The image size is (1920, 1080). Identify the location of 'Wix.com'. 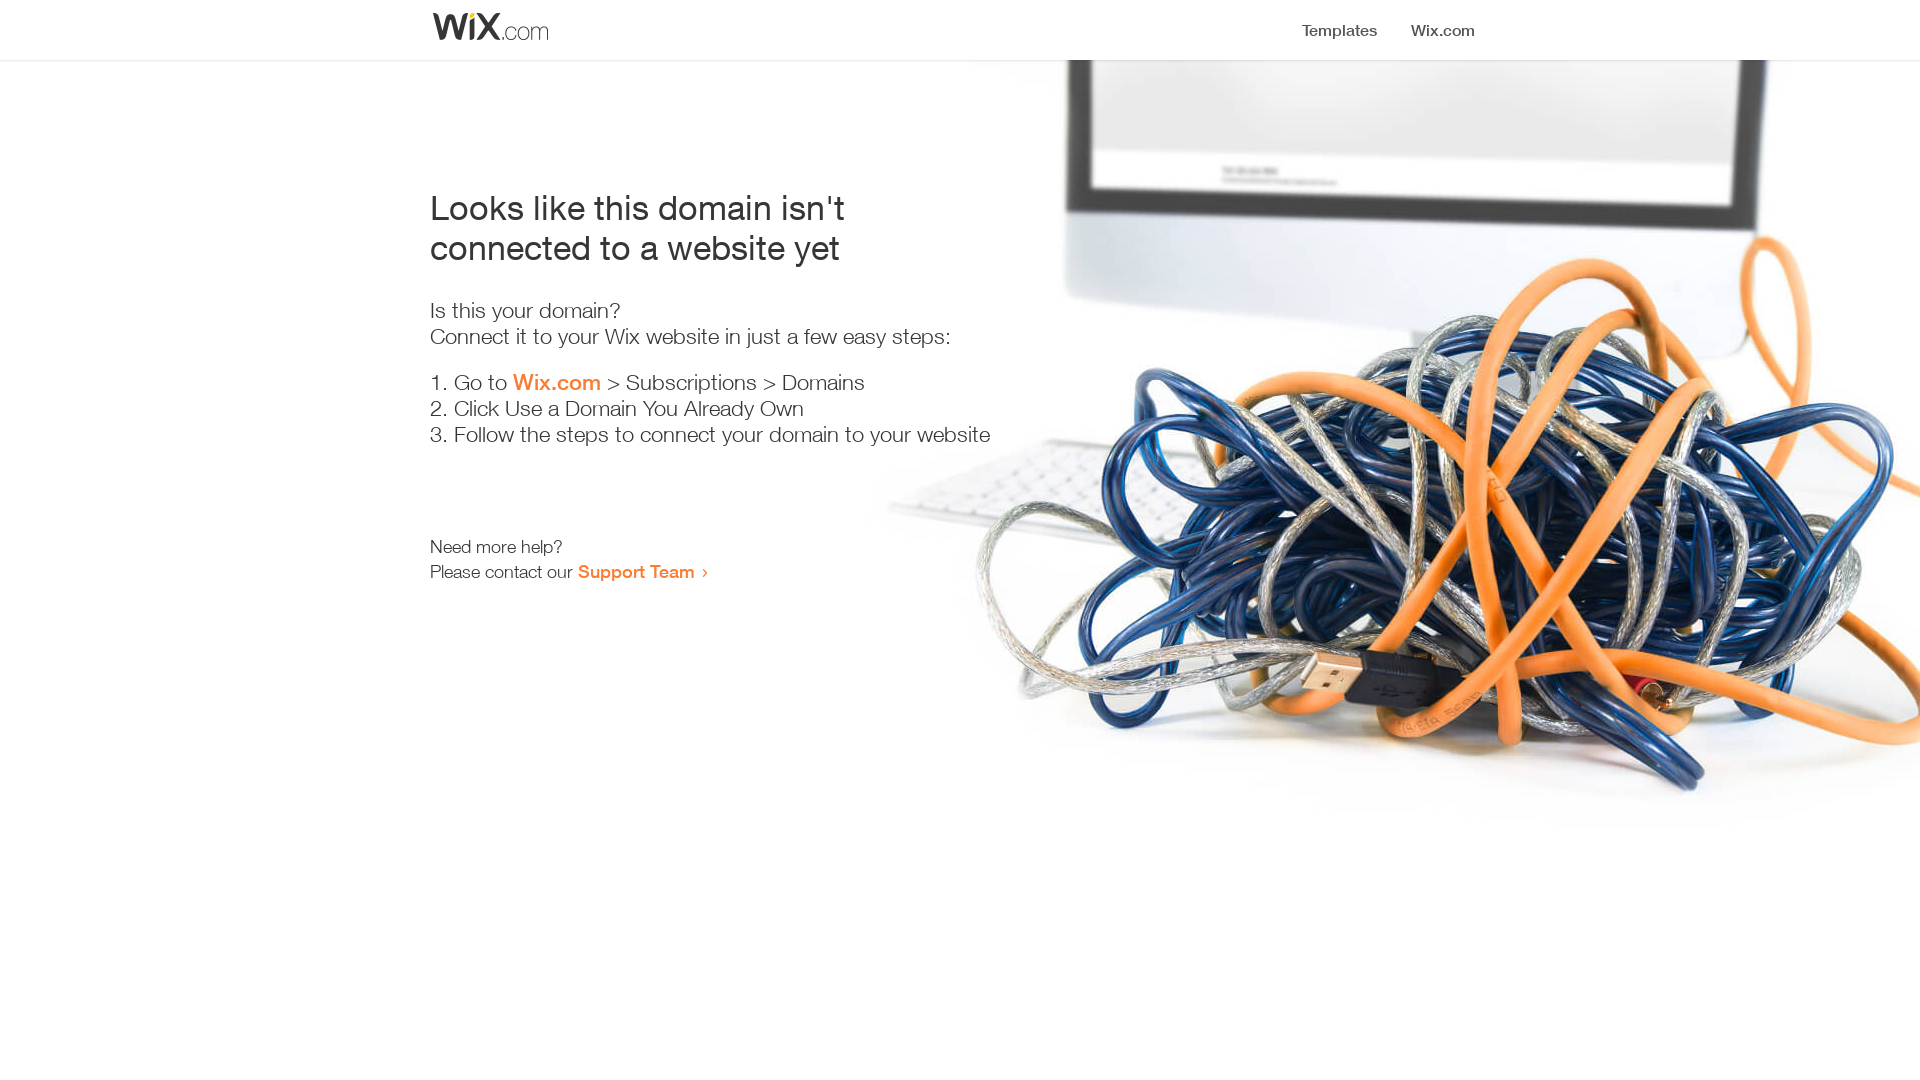
(513, 381).